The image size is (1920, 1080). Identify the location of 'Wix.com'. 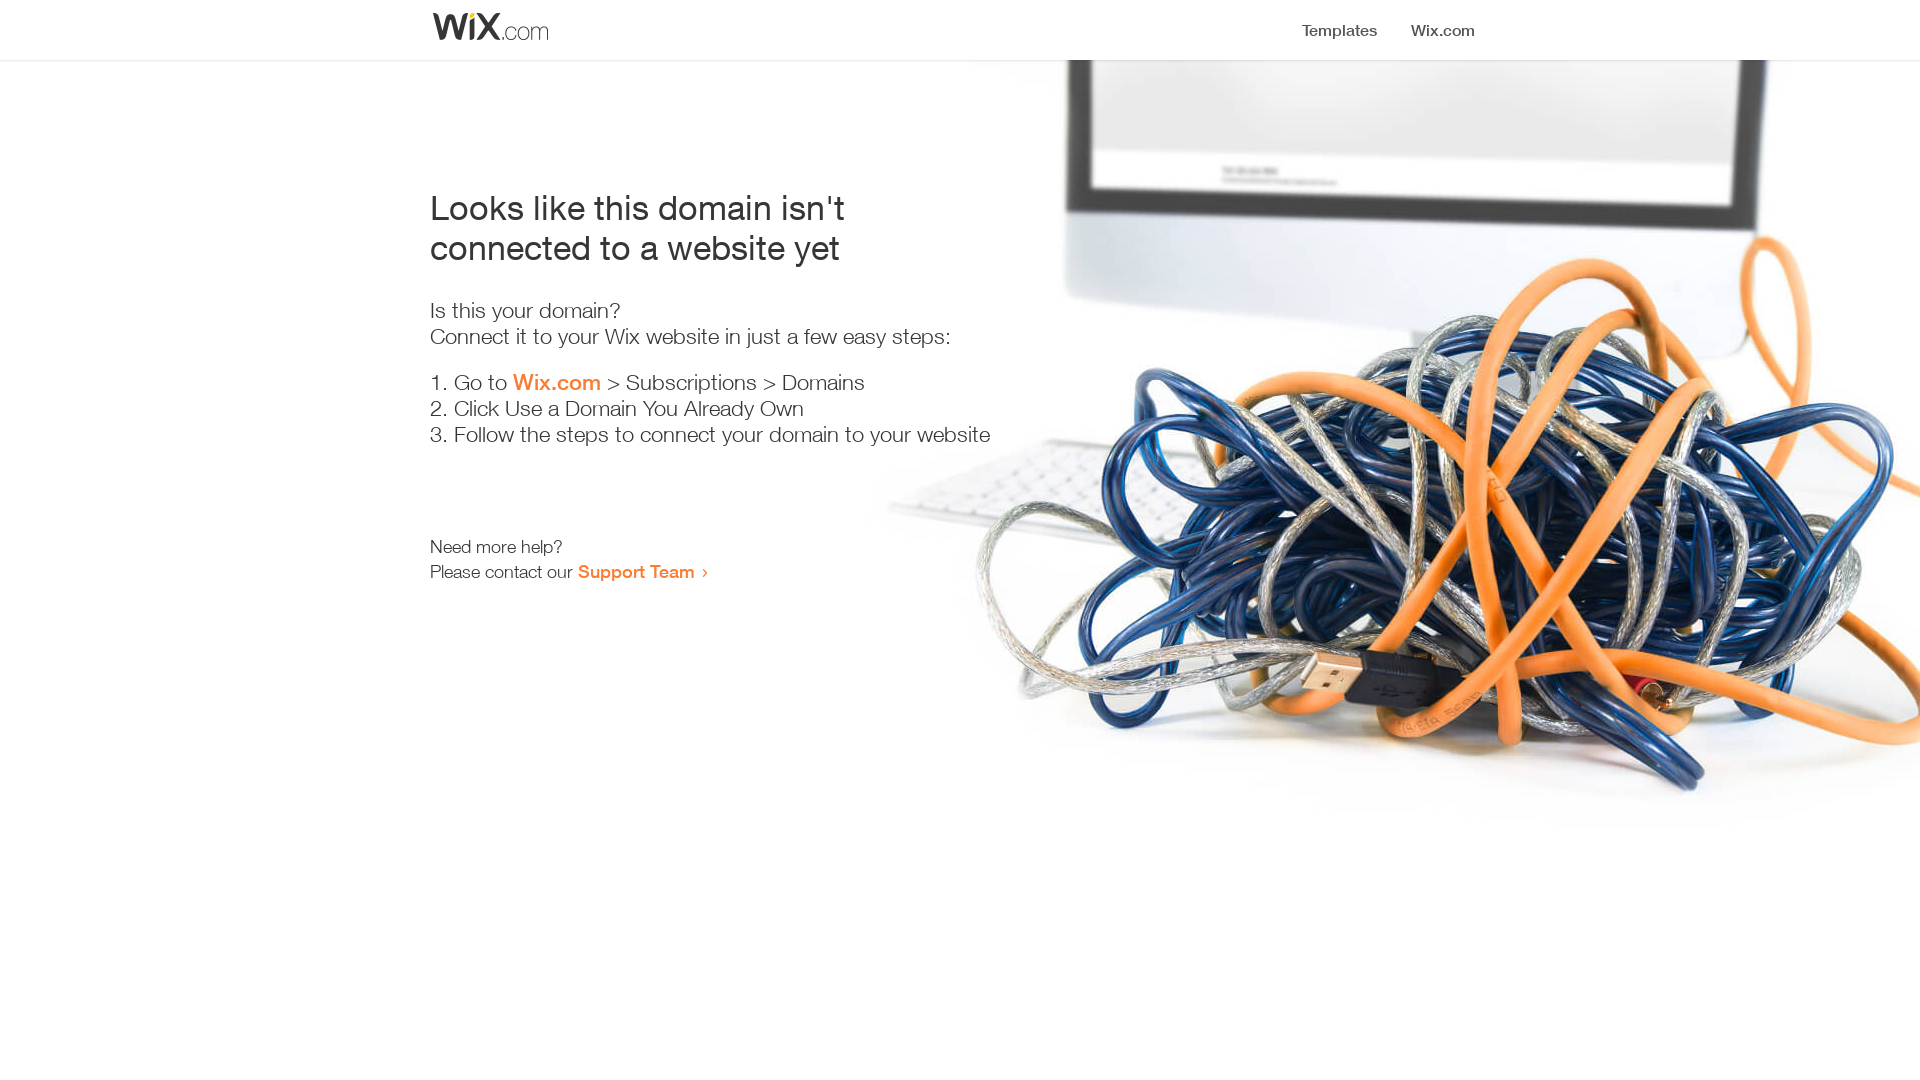
(513, 381).